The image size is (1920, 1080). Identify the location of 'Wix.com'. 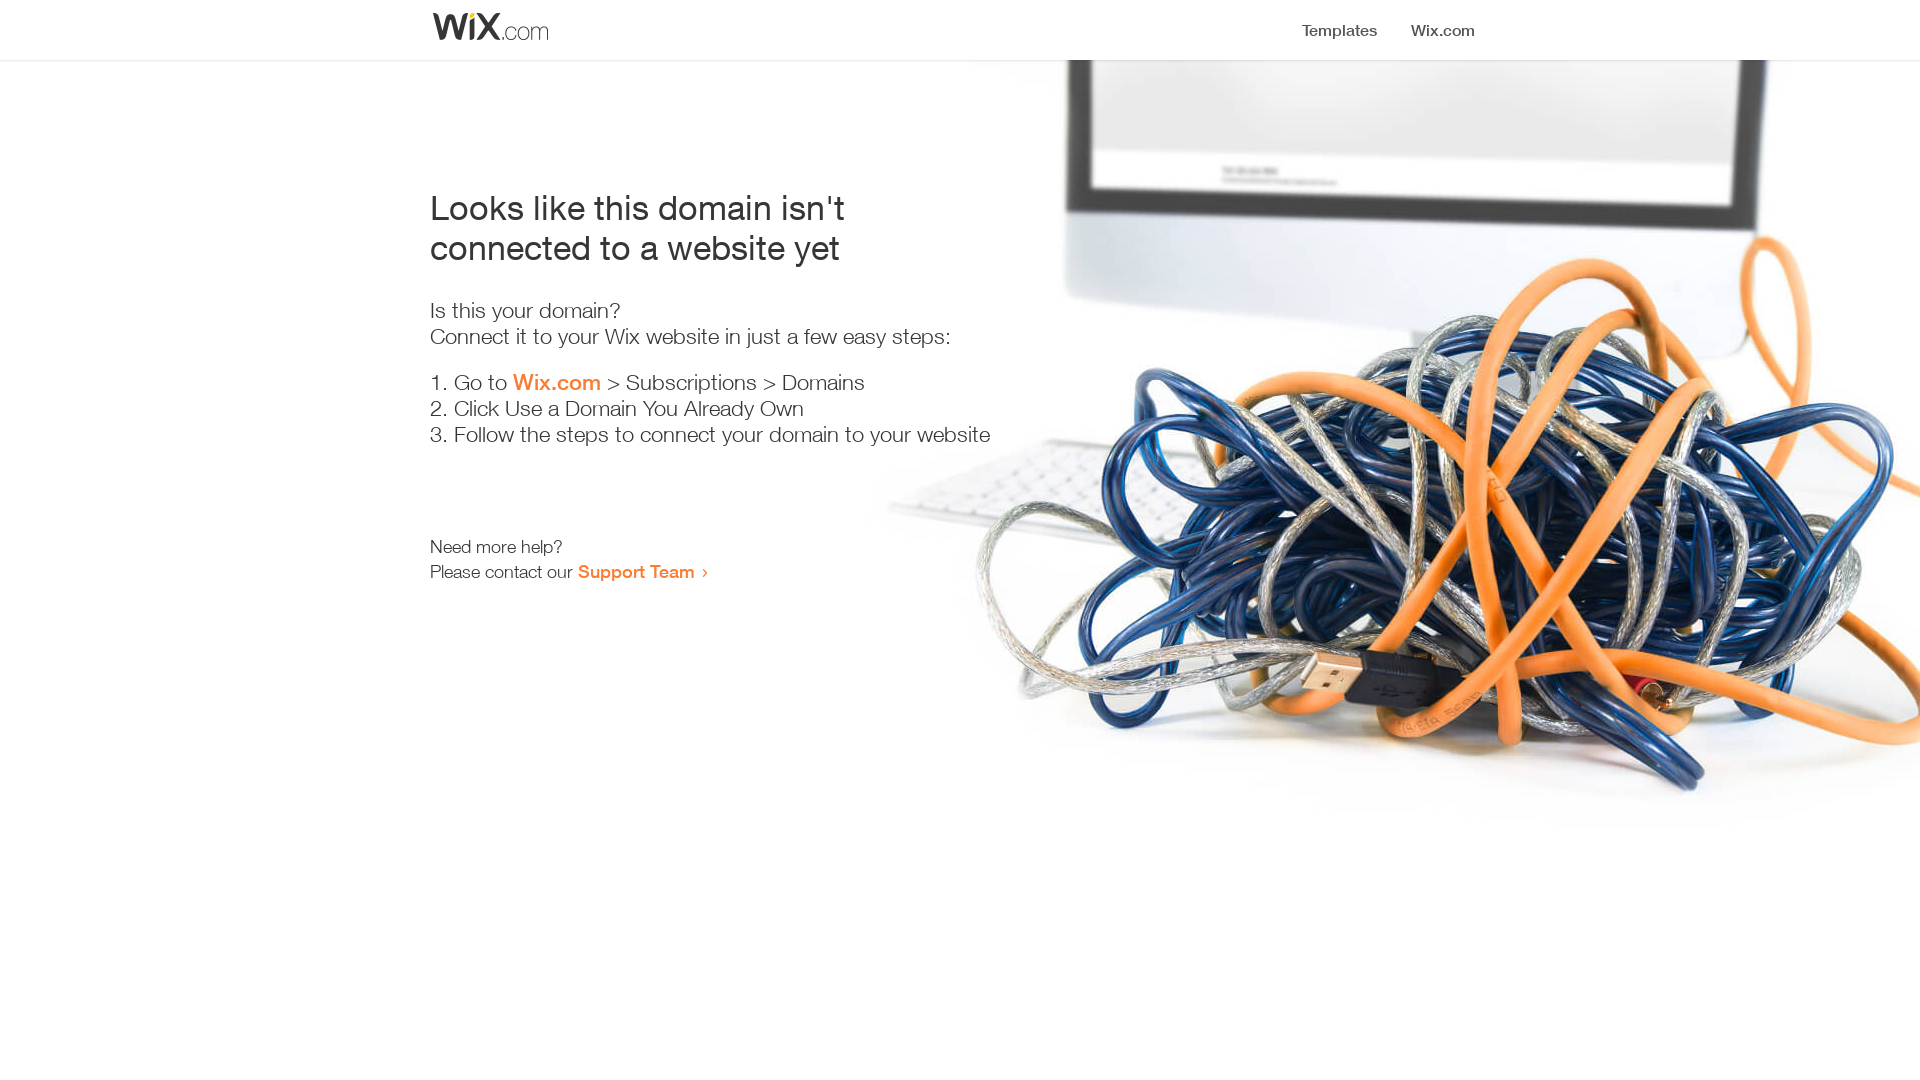
(513, 381).